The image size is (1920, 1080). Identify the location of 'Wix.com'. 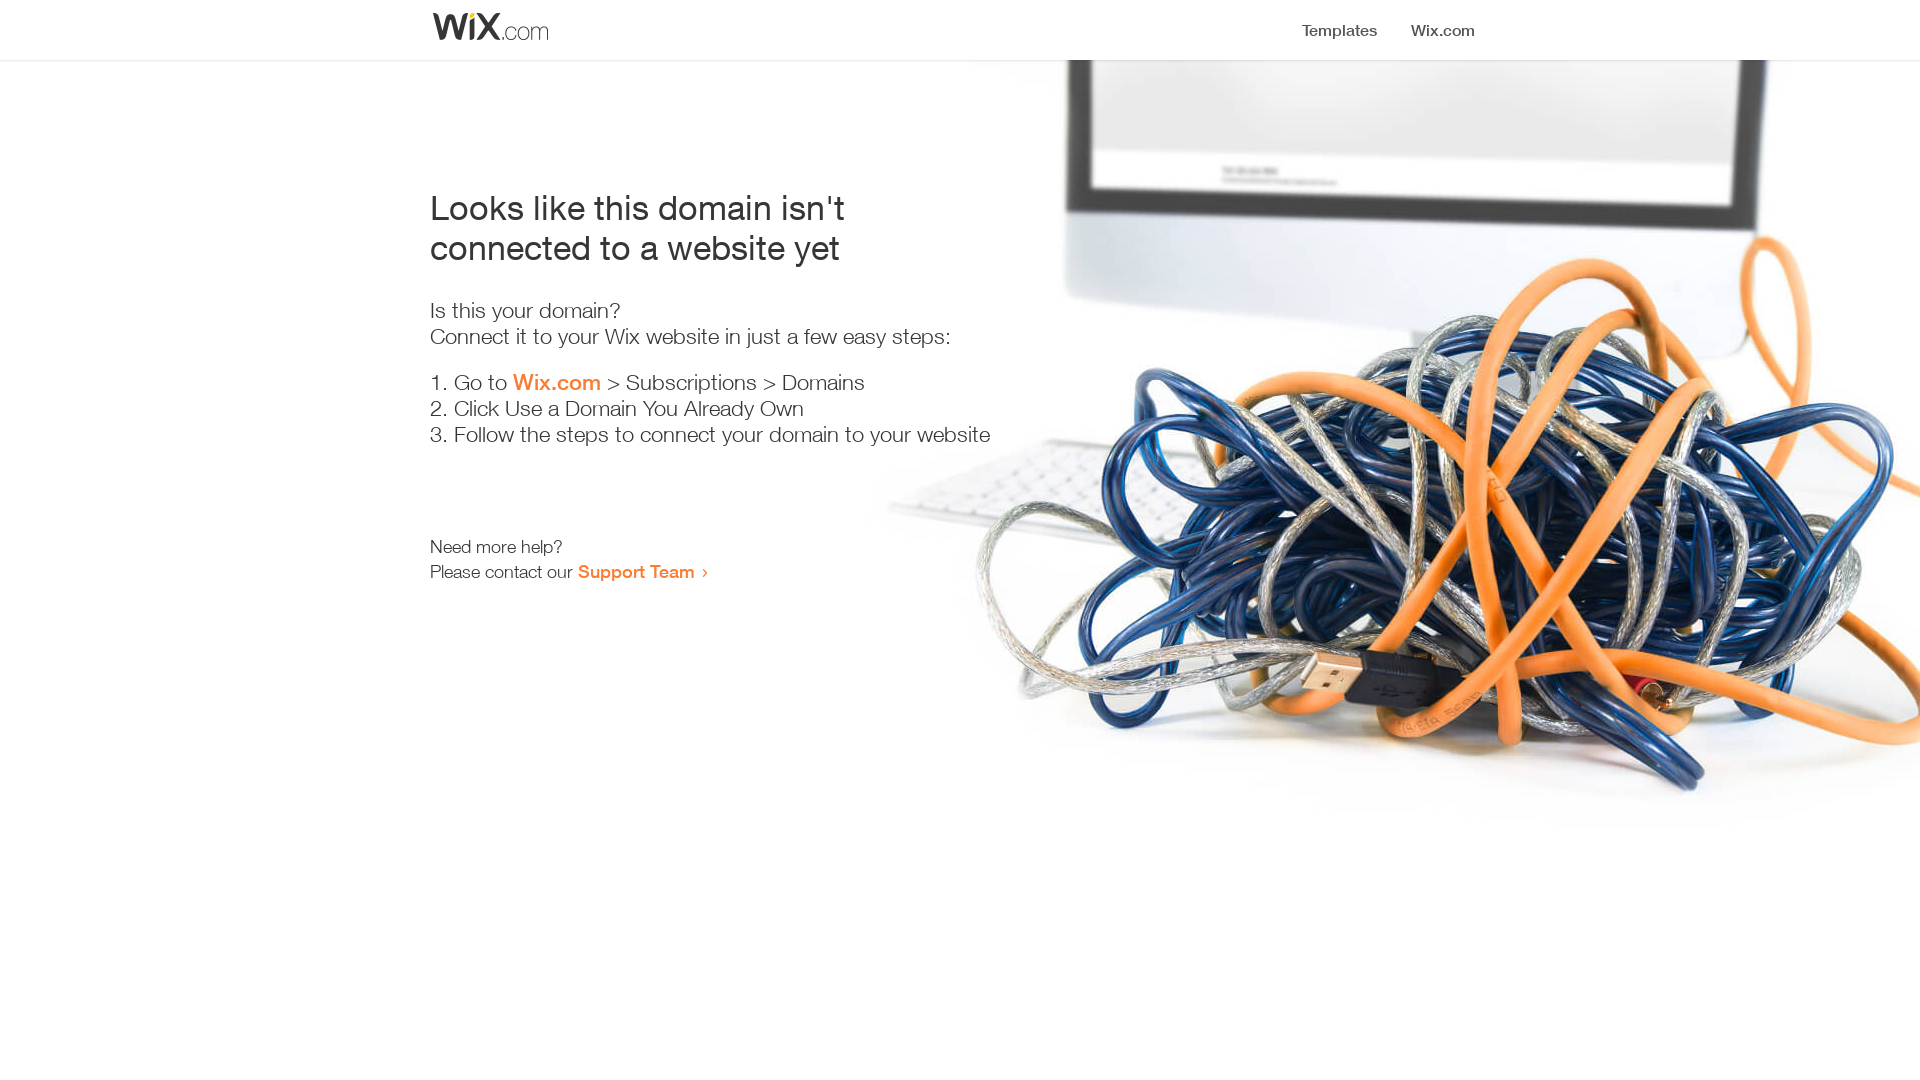
(513, 381).